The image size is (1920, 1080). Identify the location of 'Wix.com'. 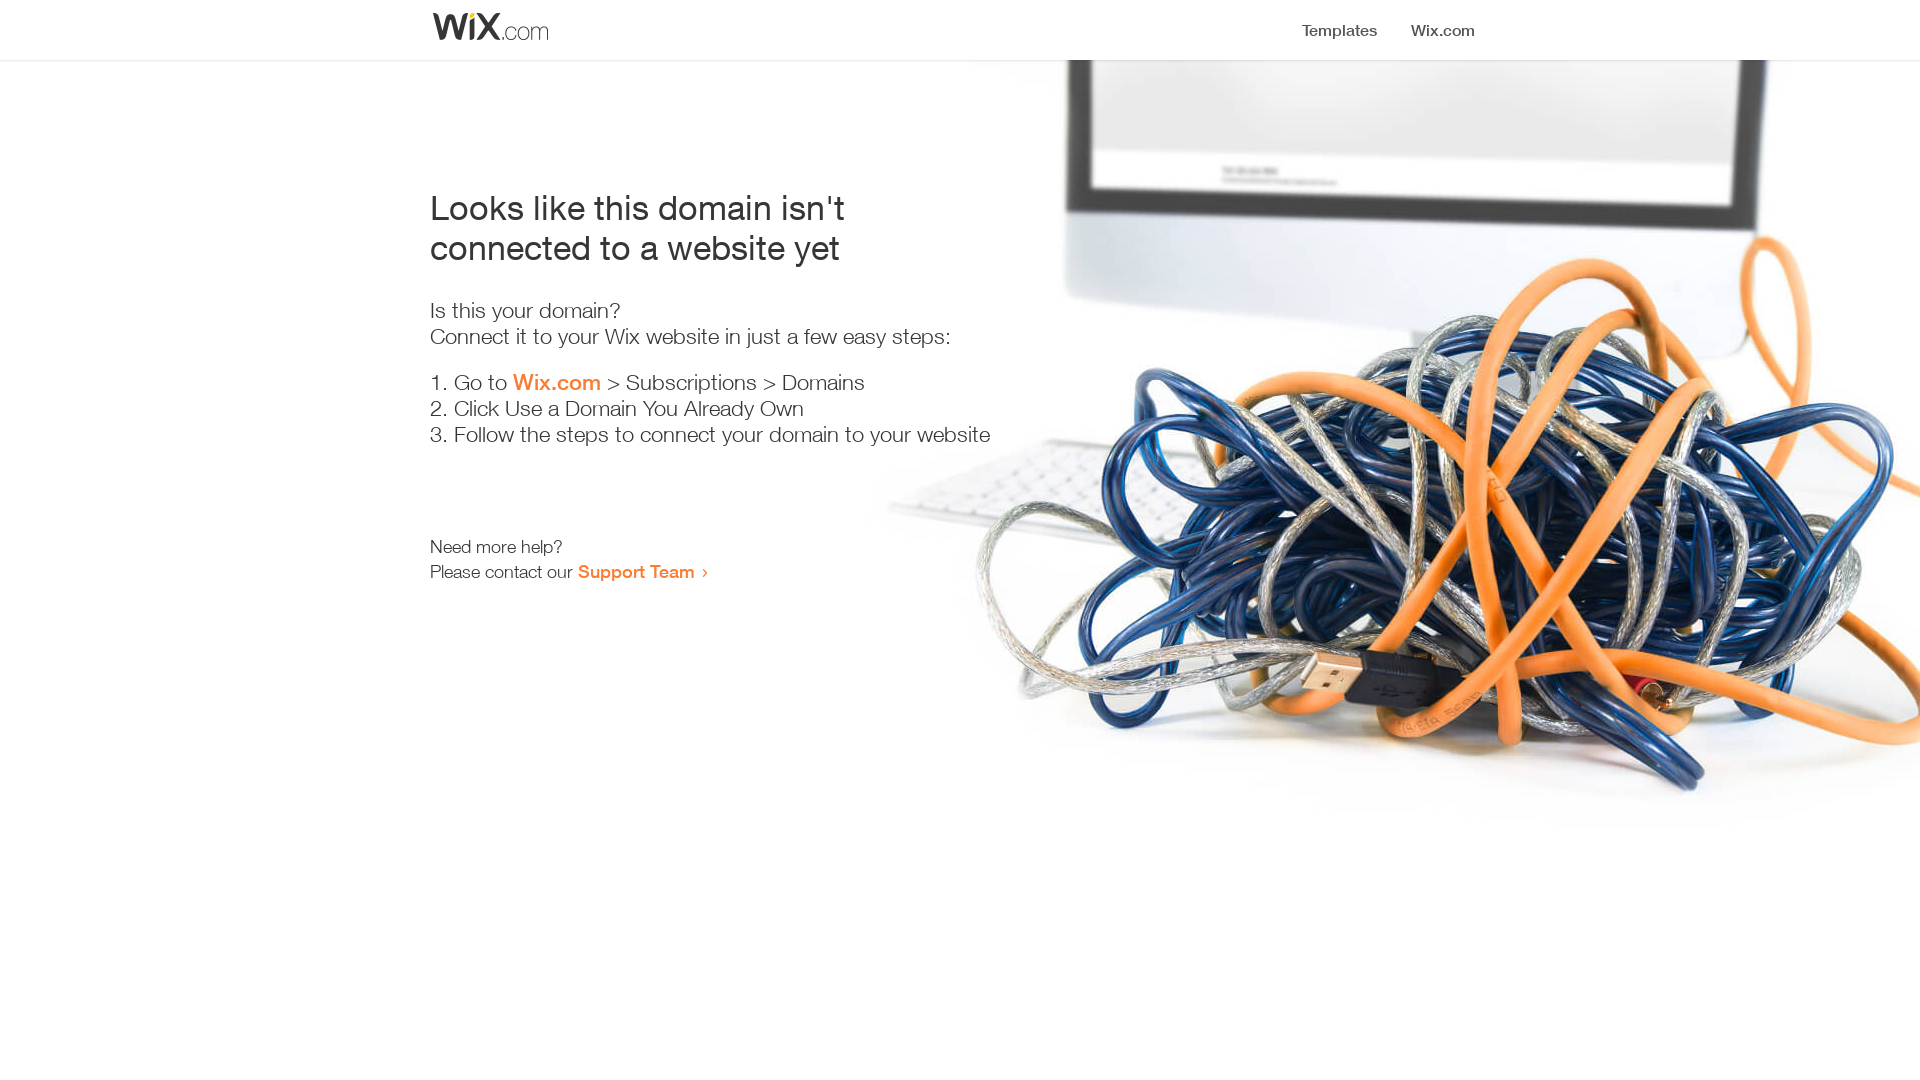
(513, 381).